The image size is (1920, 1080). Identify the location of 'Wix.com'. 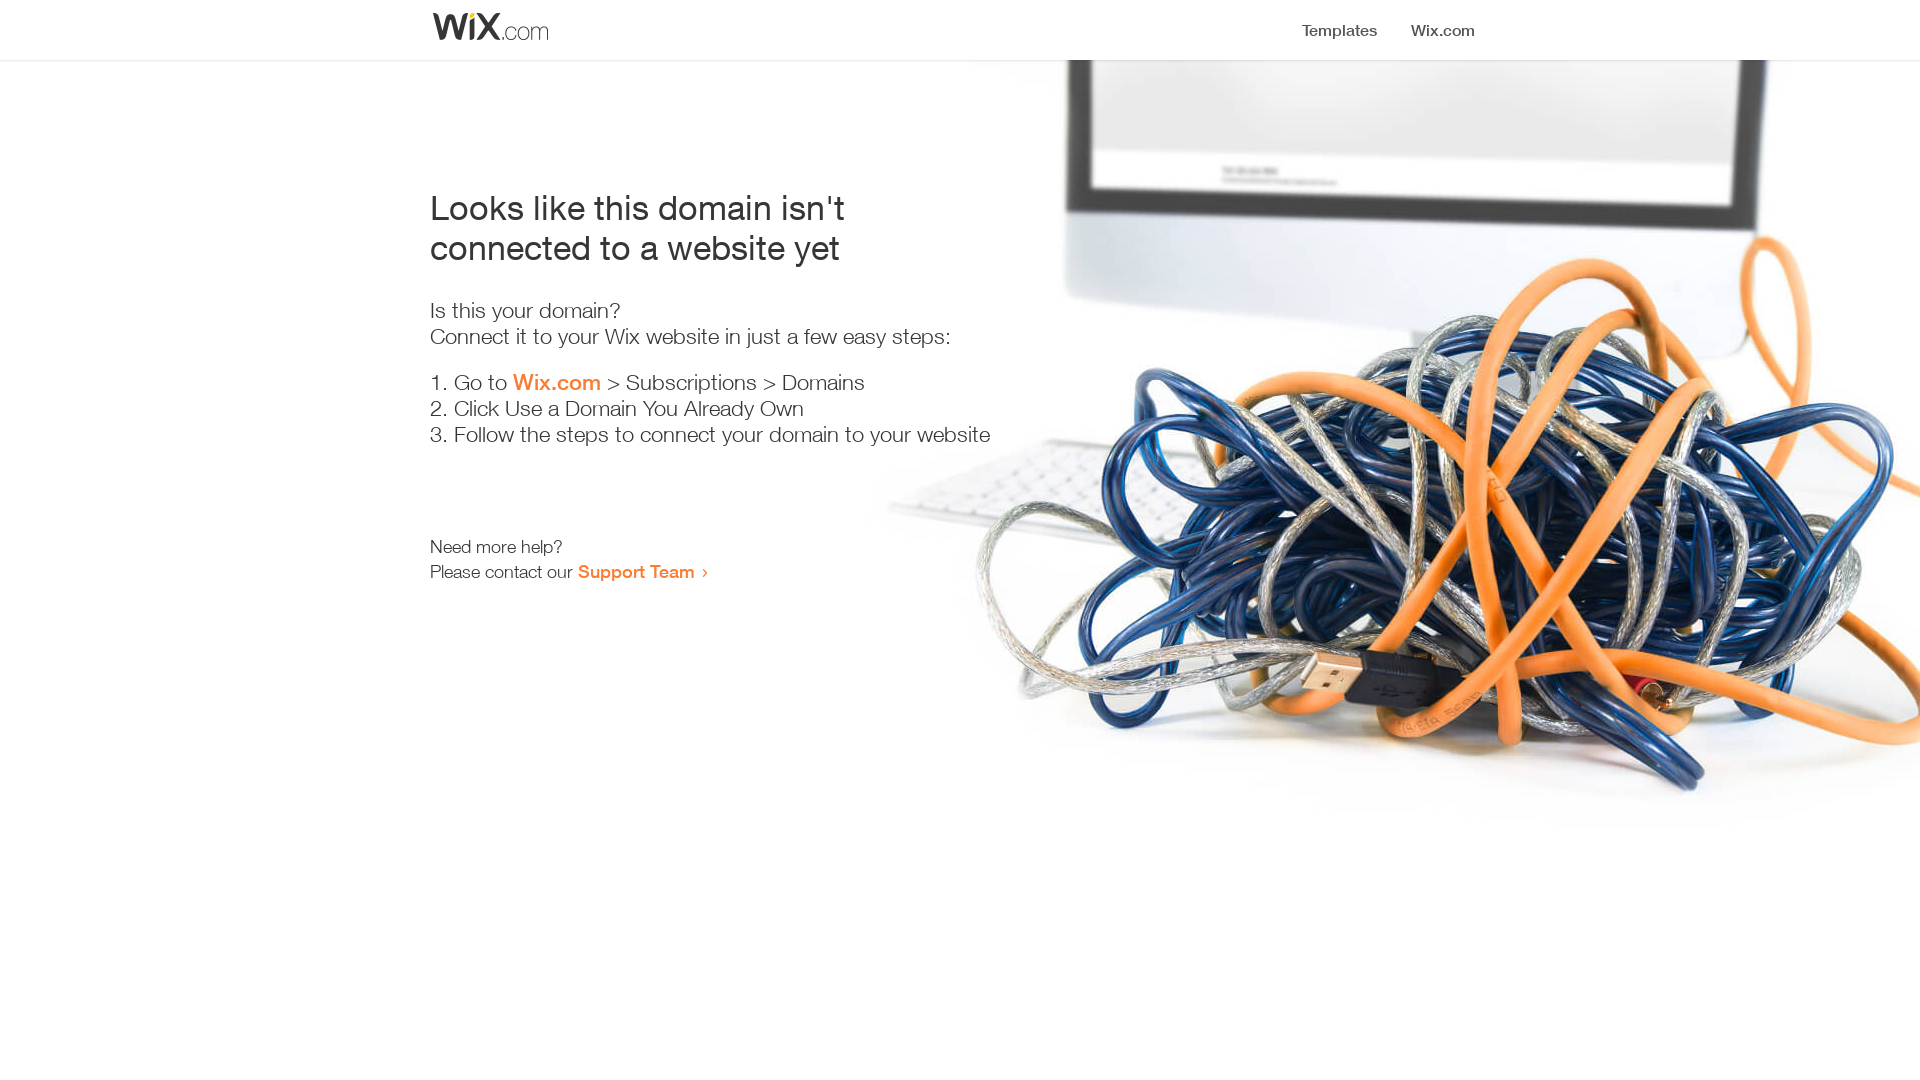
(513, 381).